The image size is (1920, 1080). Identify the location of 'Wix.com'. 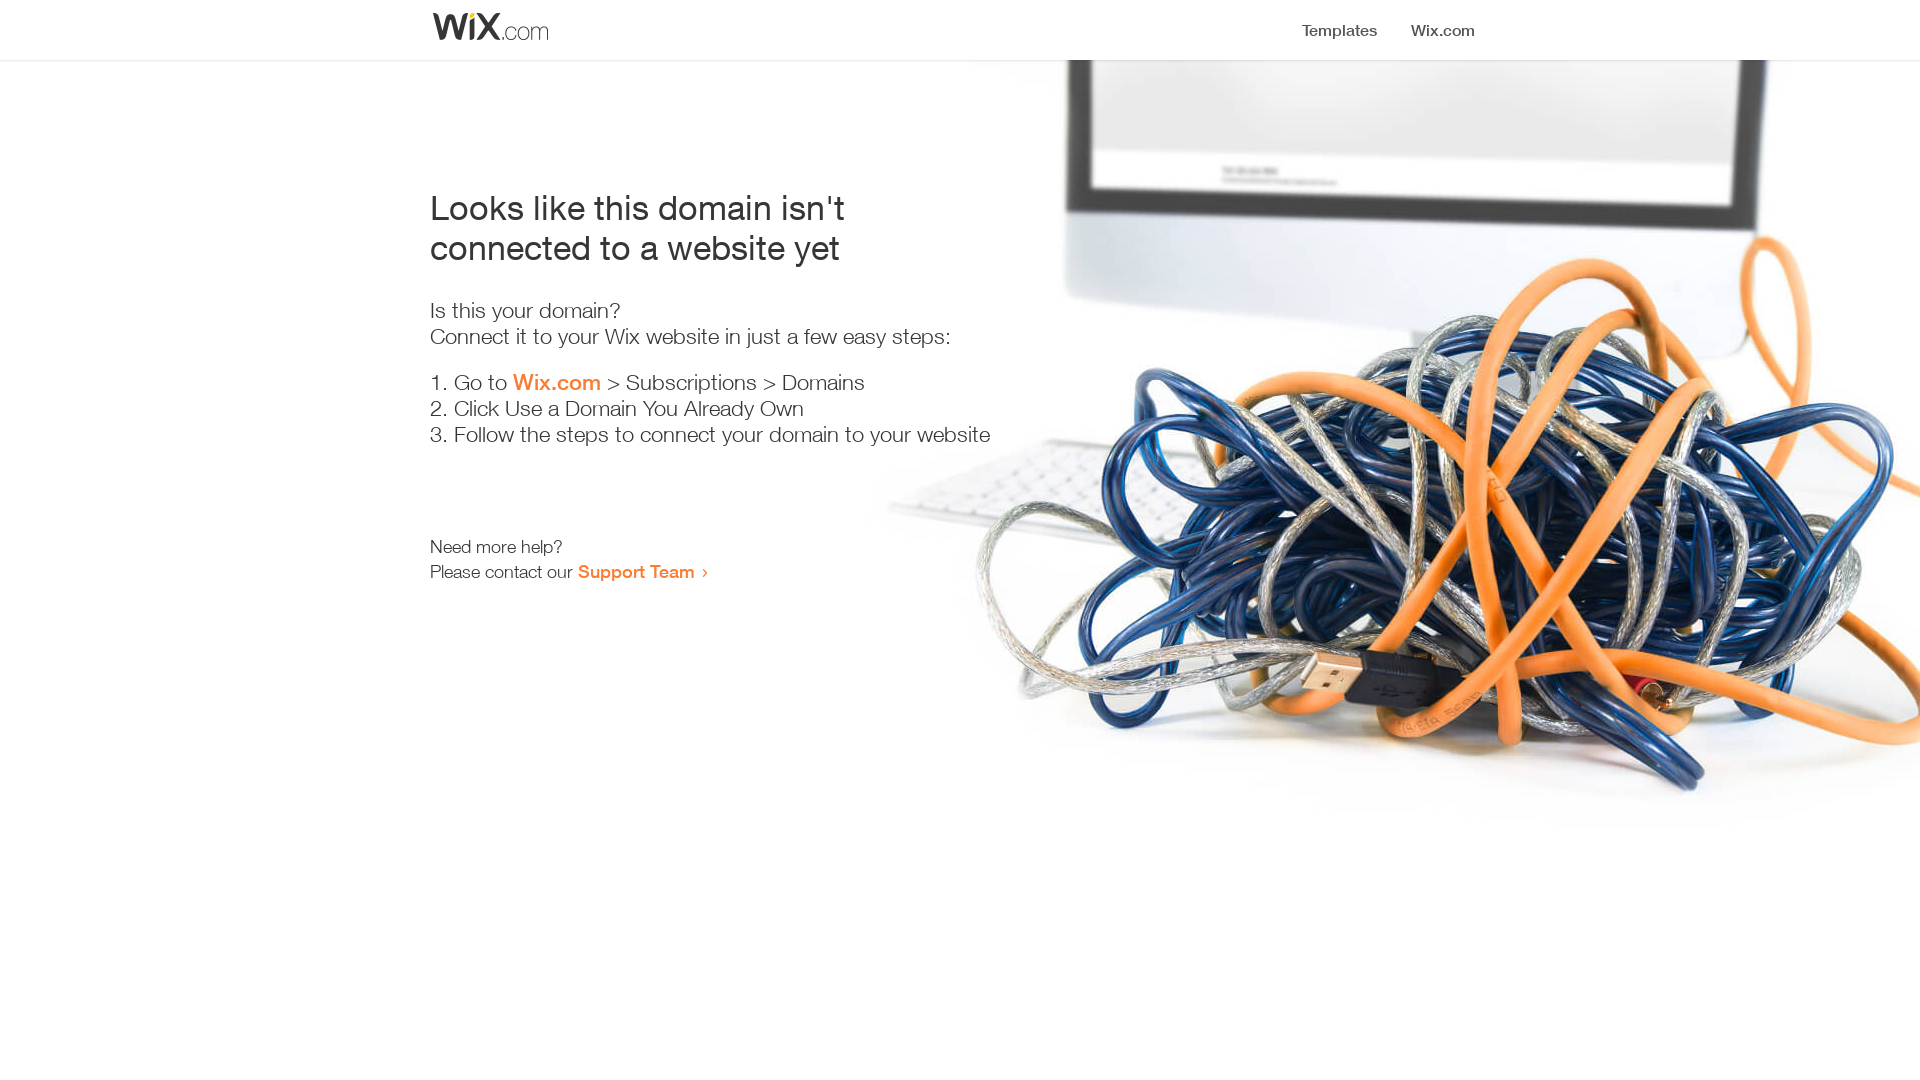
(513, 381).